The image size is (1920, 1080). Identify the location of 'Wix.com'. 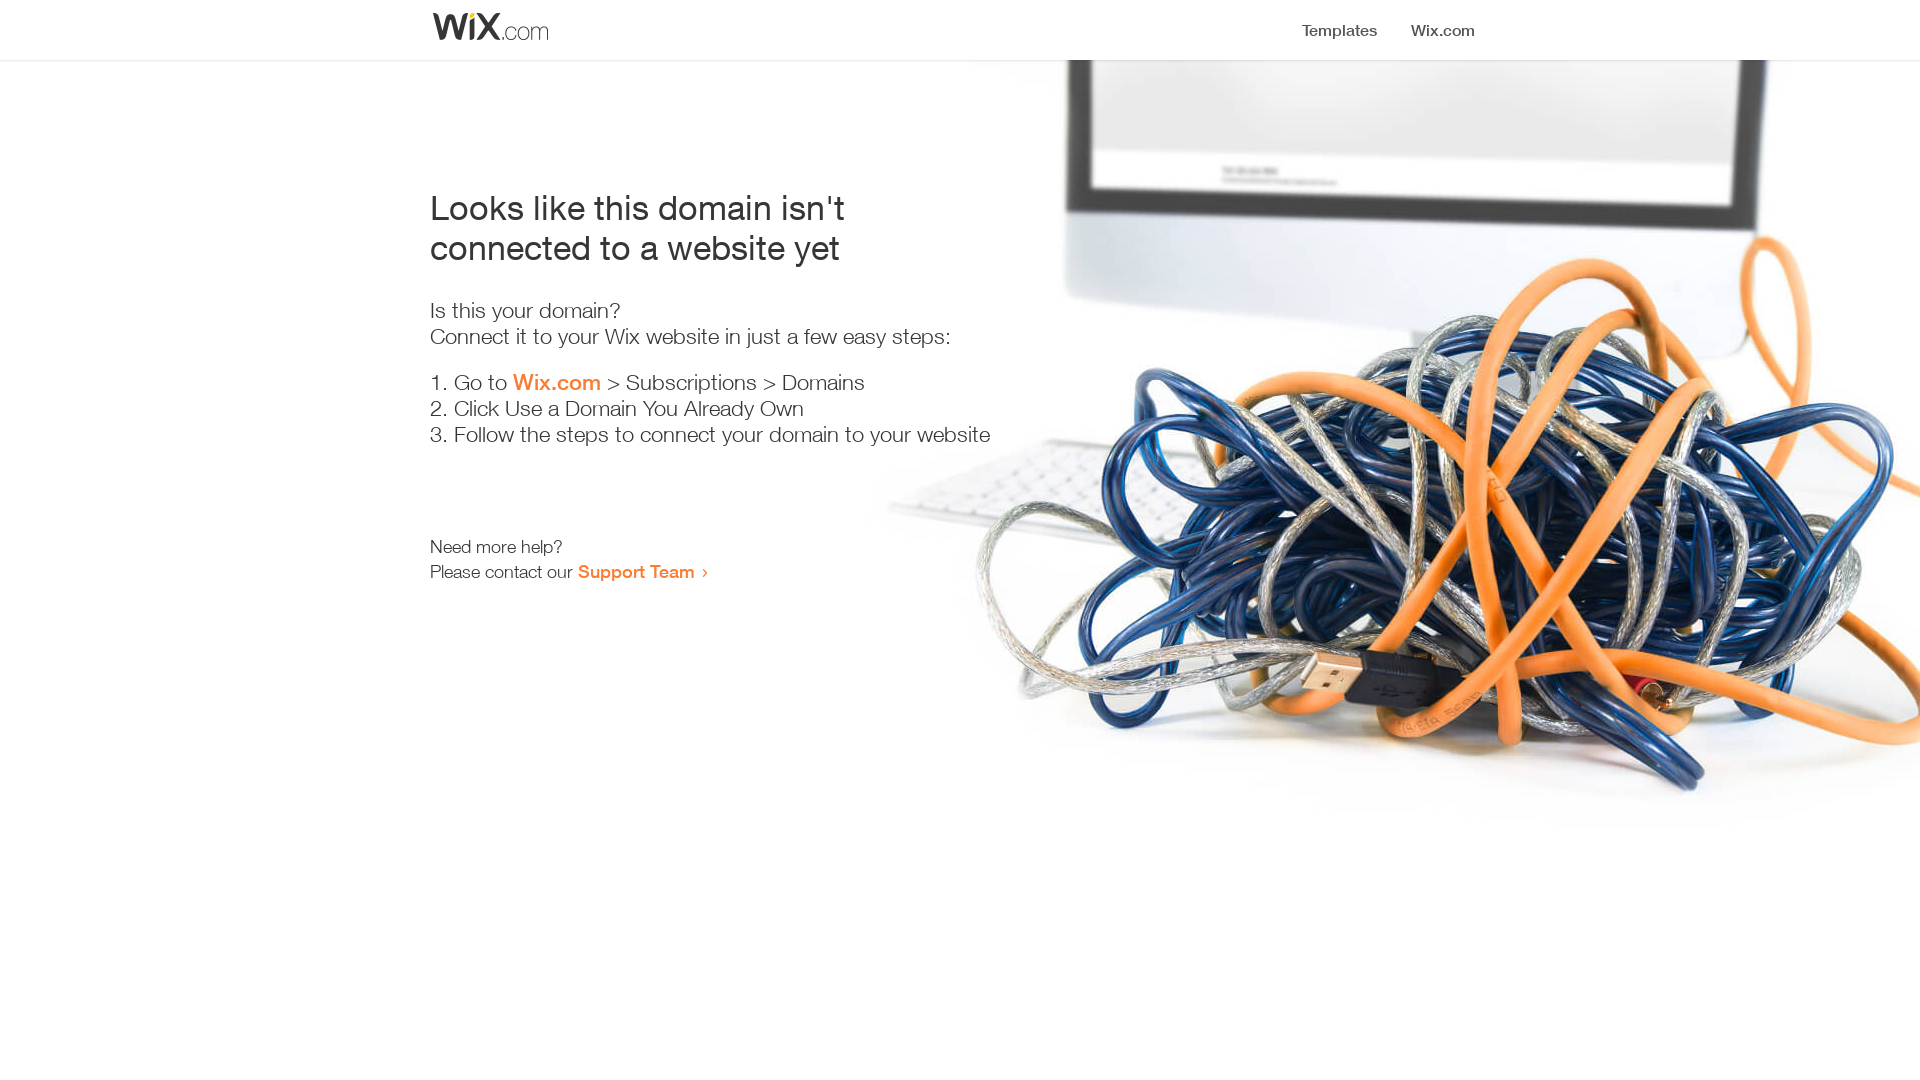
(513, 381).